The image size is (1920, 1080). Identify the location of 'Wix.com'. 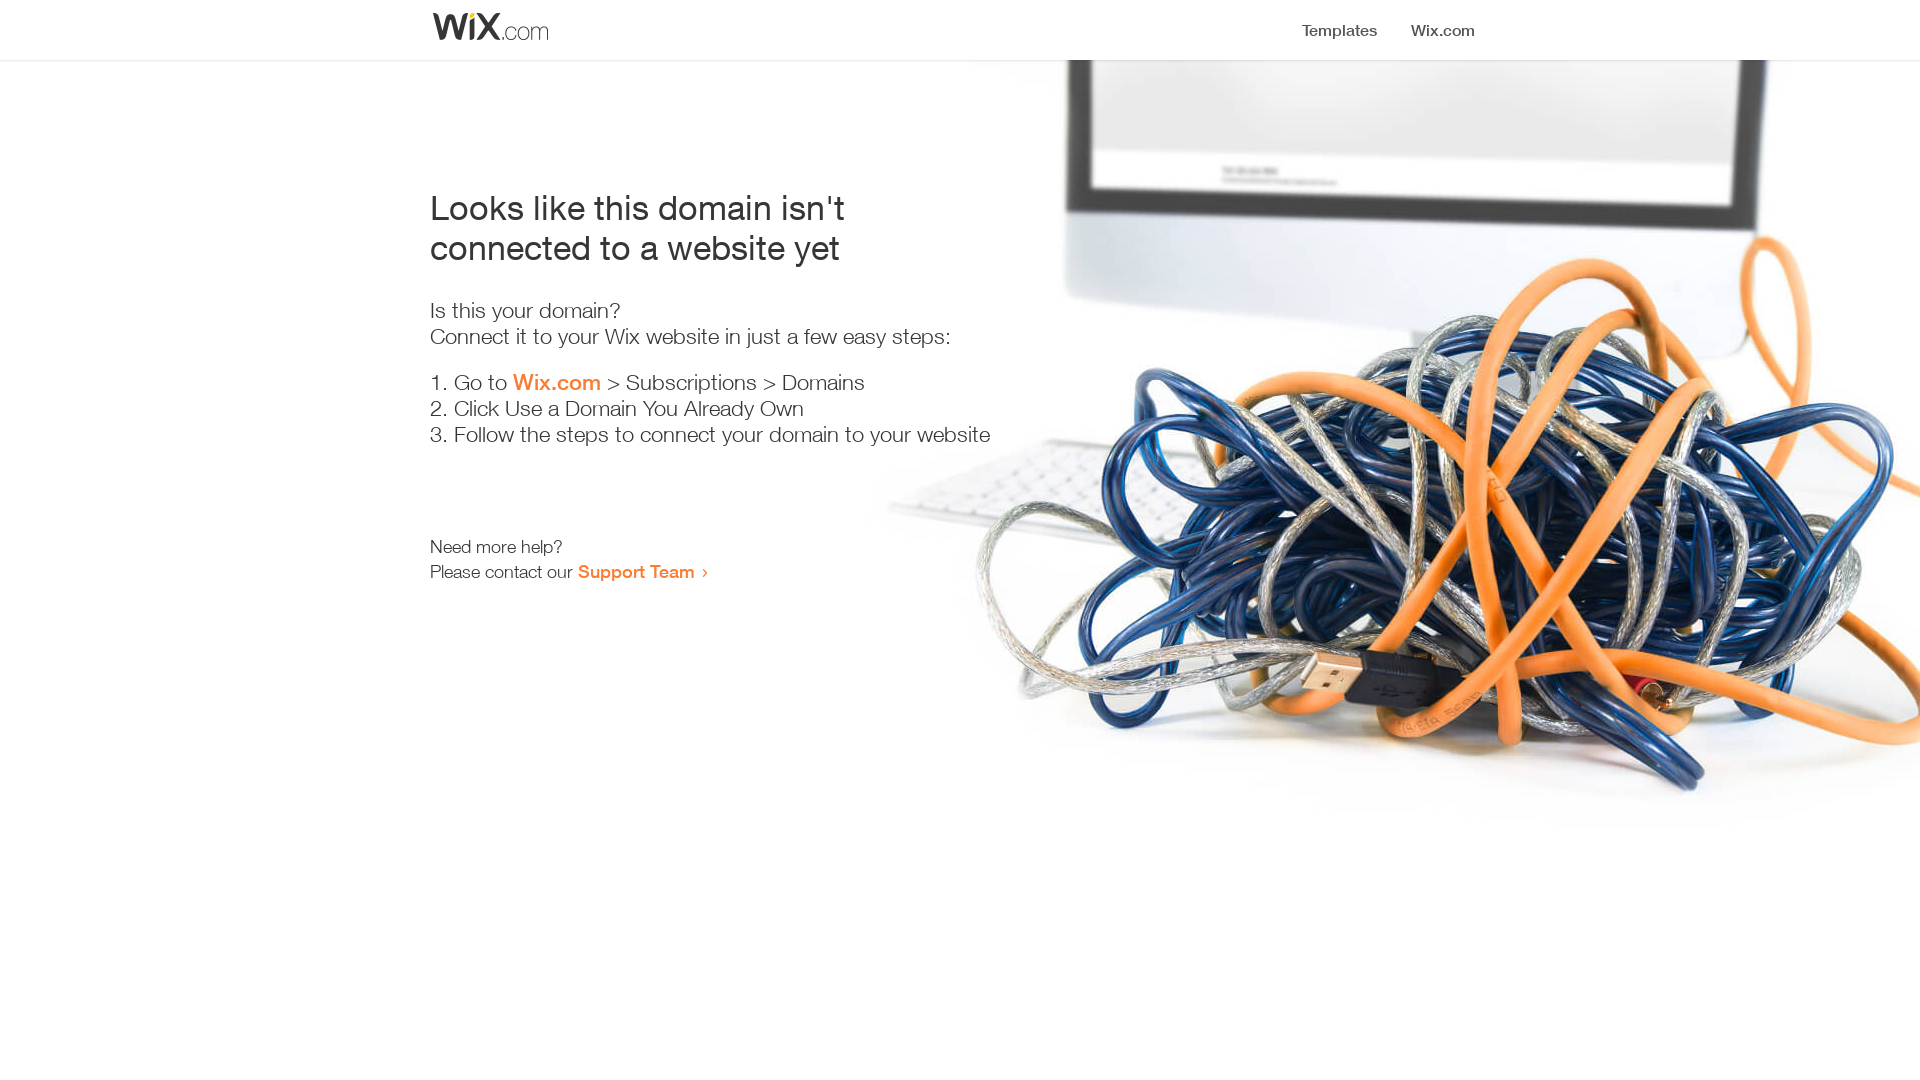
(513, 381).